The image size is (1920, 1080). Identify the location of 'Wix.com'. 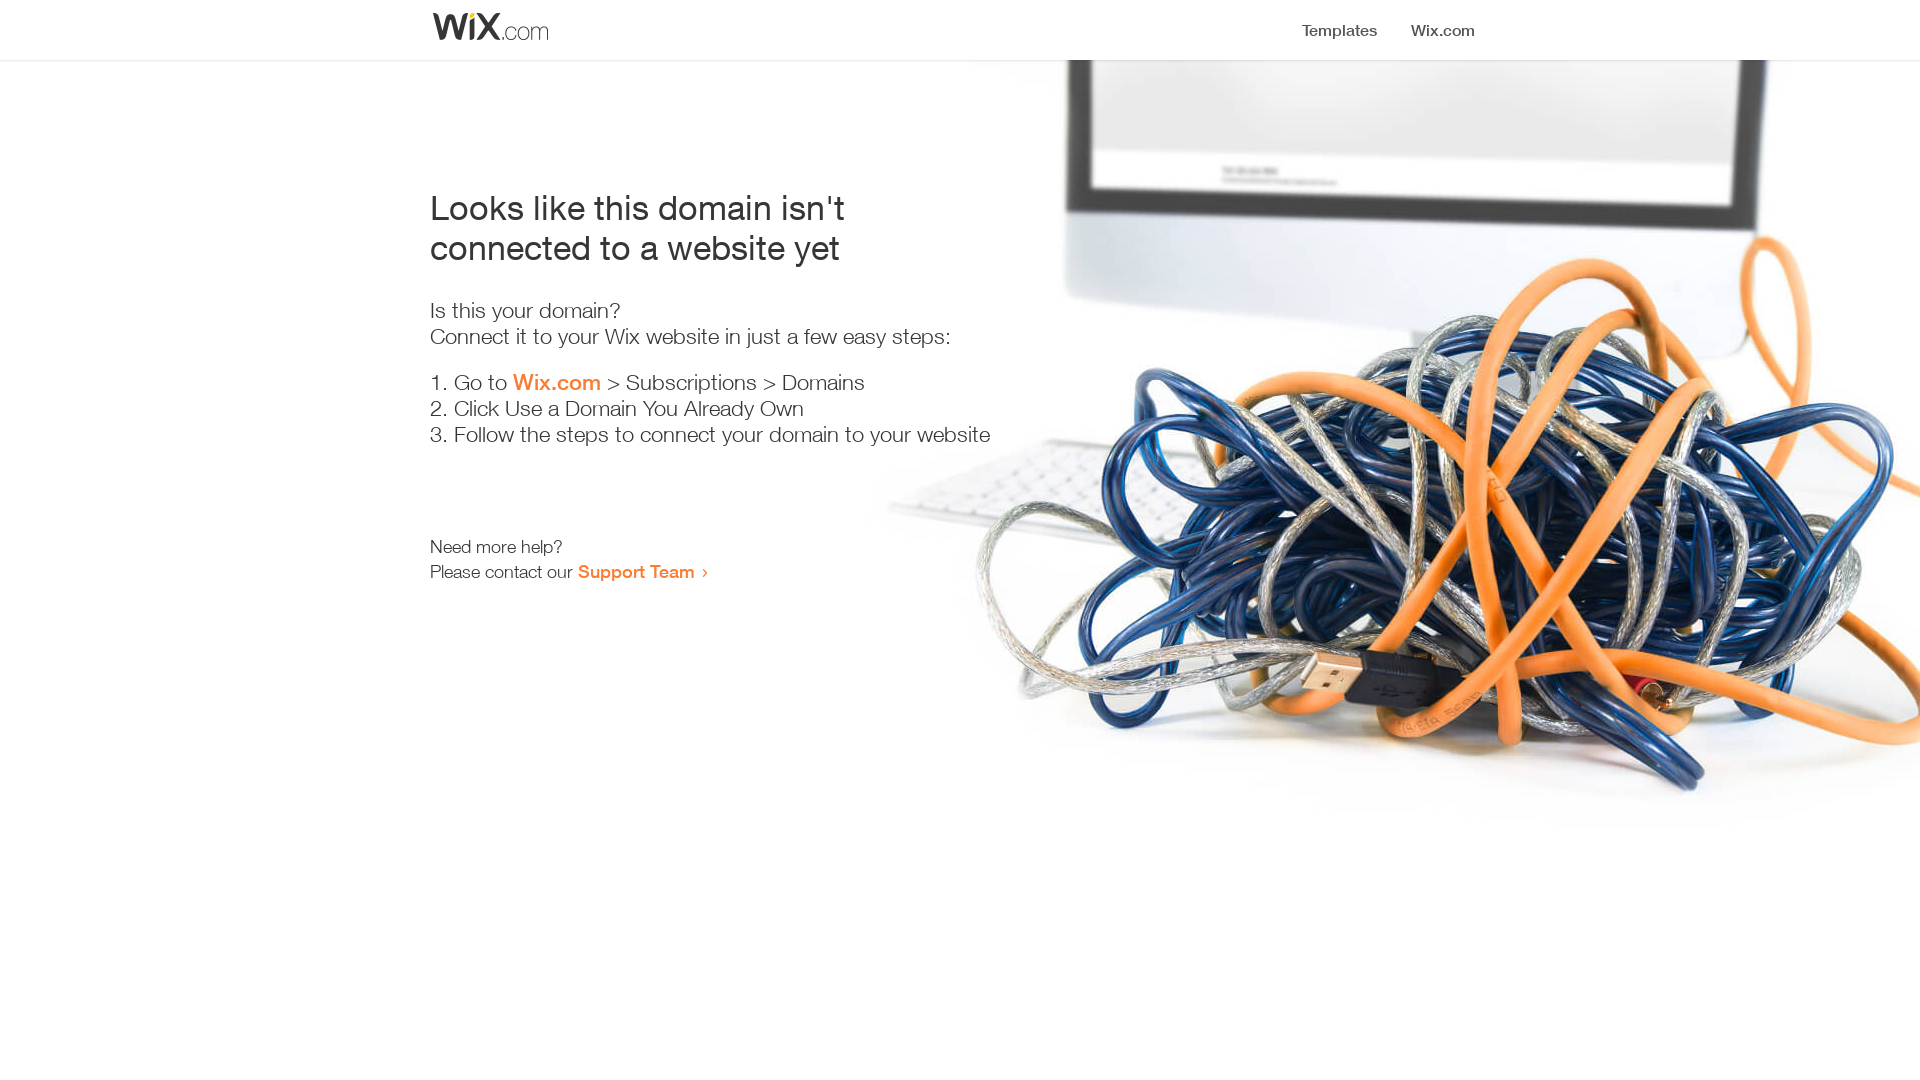
(513, 381).